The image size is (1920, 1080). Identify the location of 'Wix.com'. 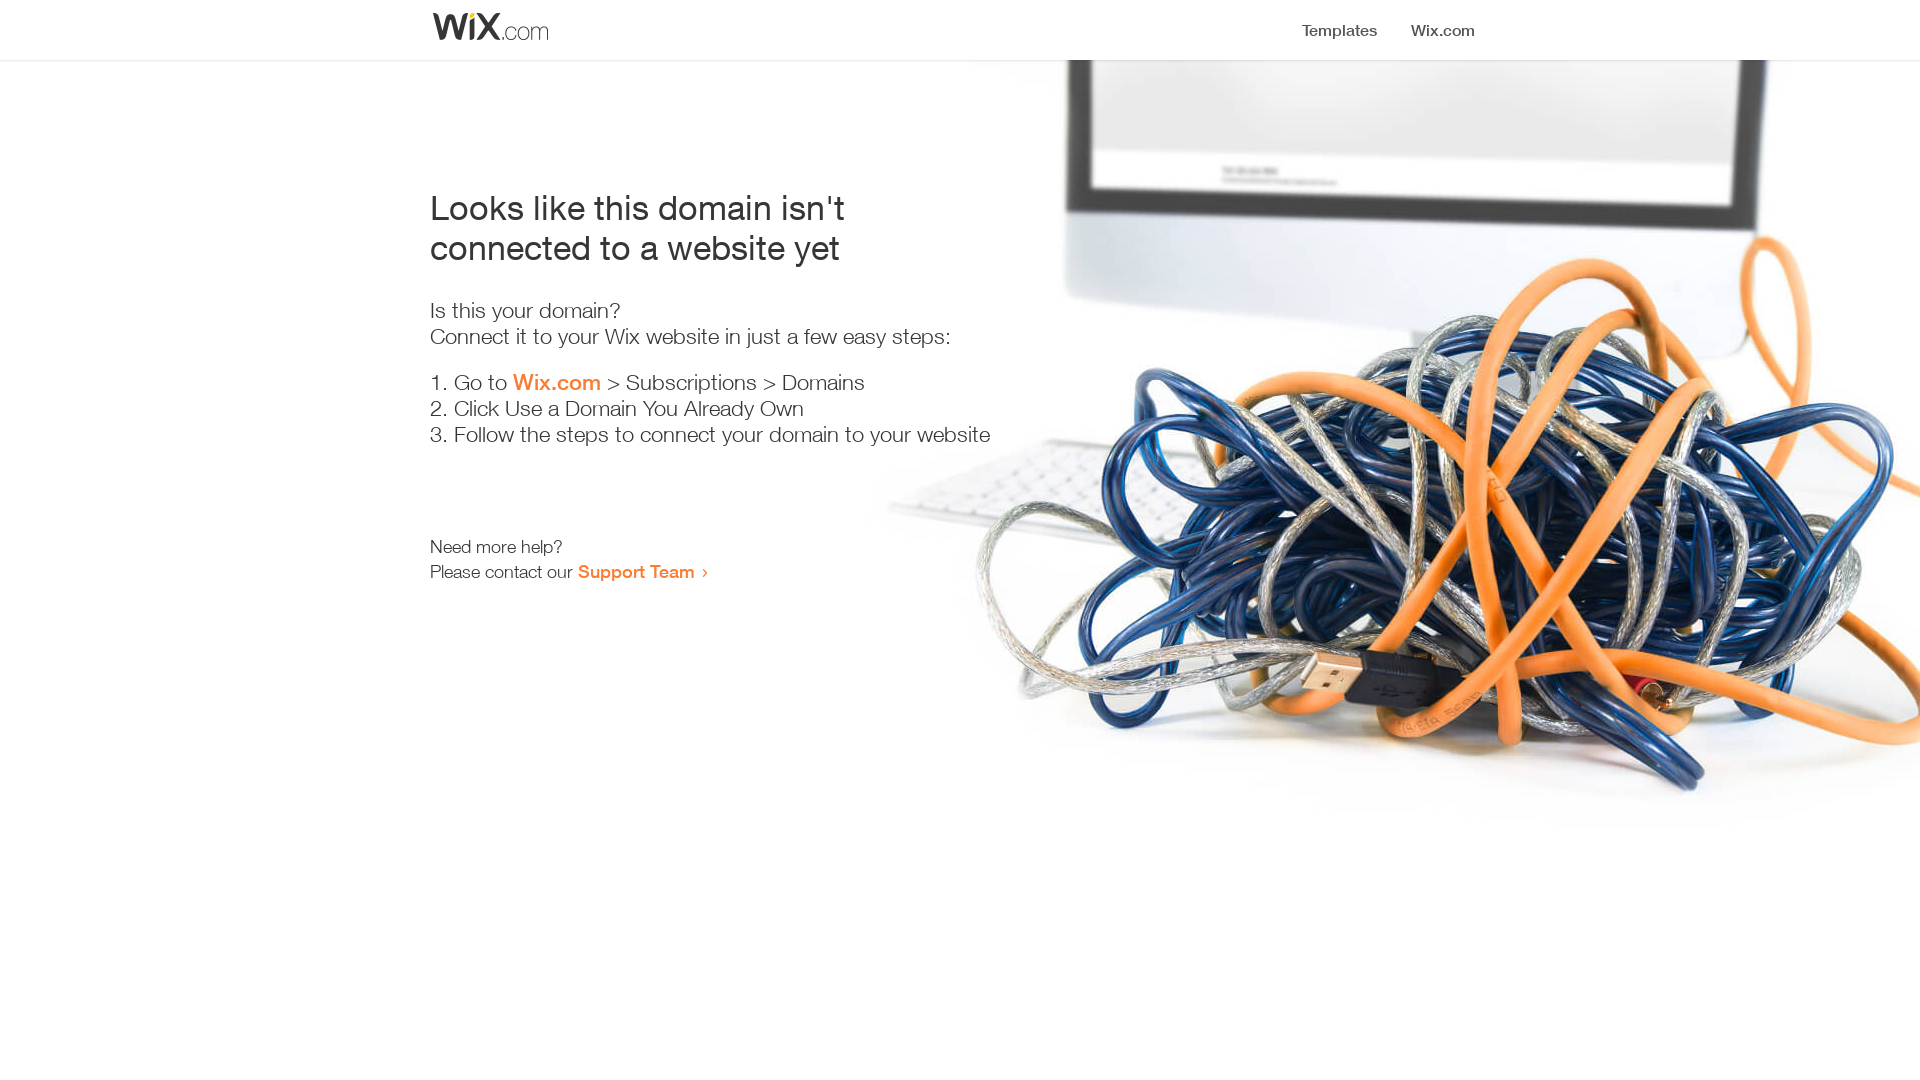
(513, 381).